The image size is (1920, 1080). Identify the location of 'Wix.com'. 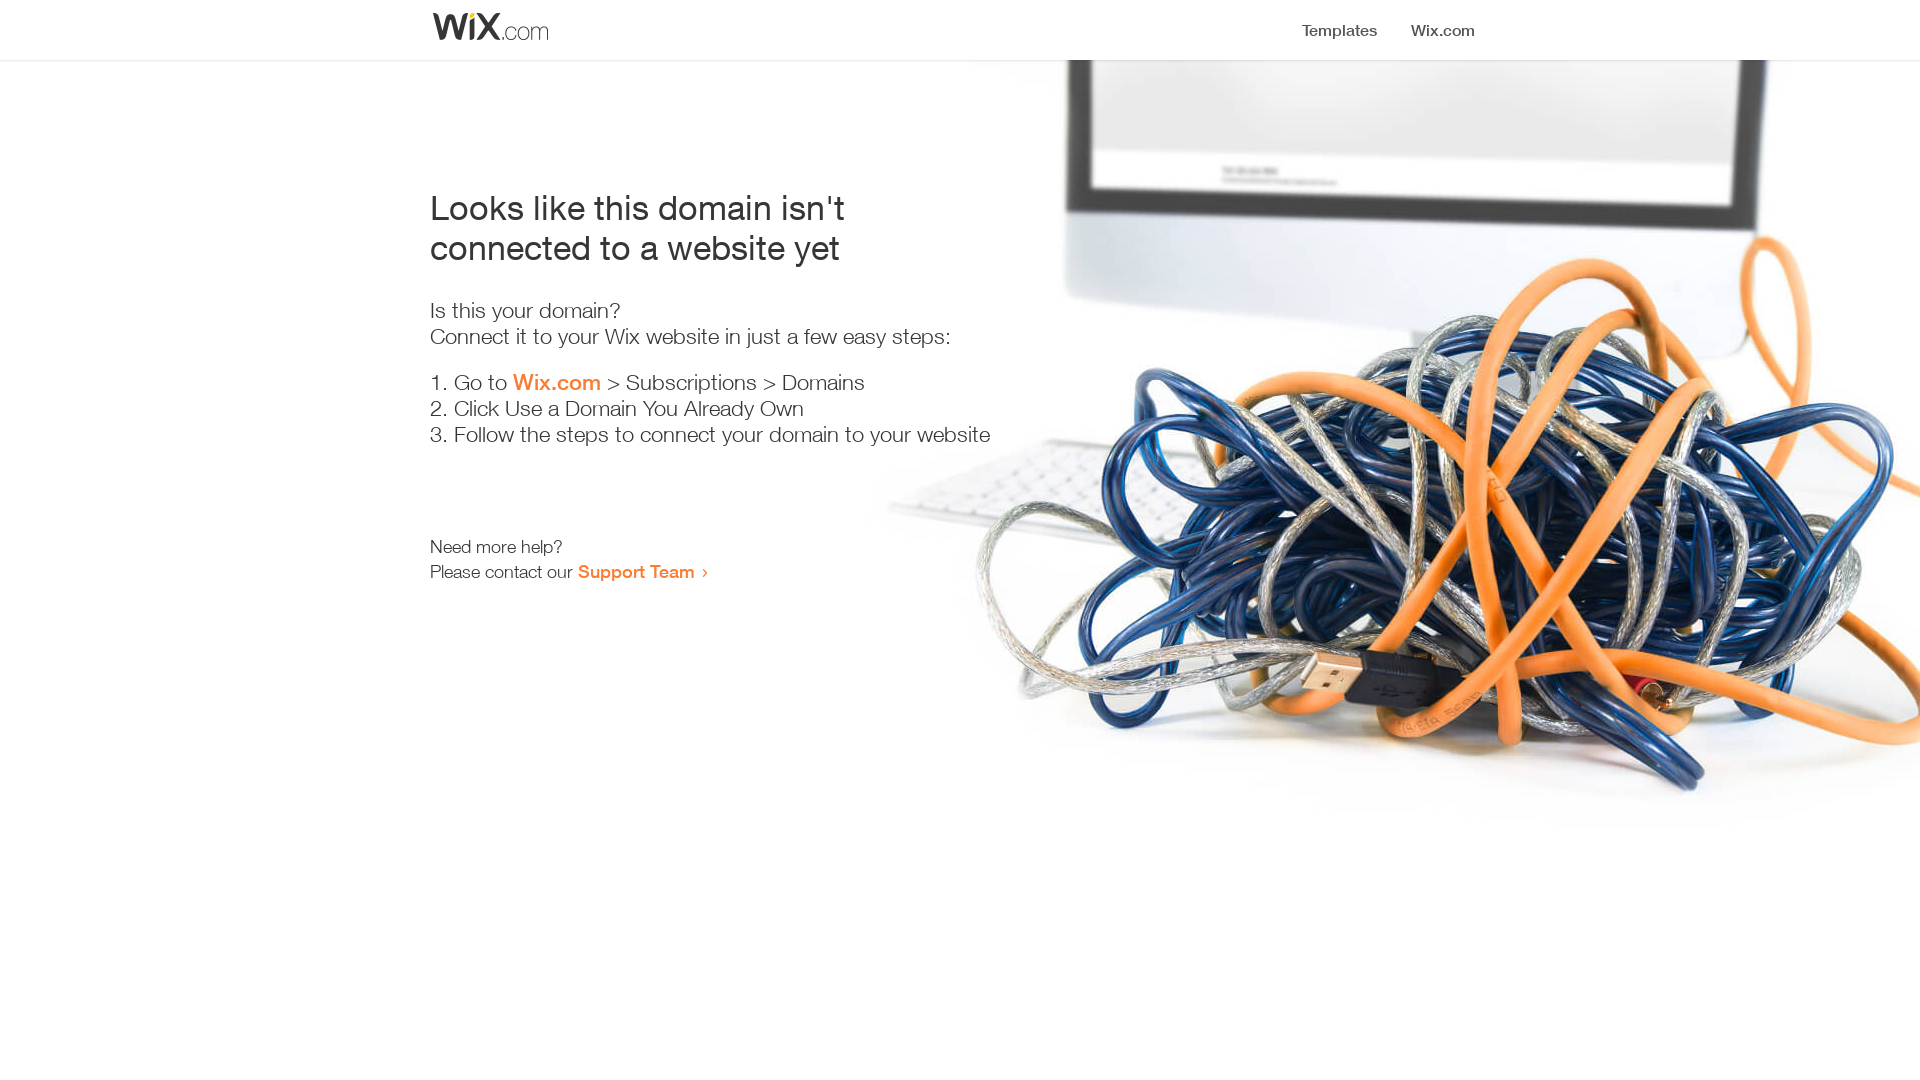
(513, 381).